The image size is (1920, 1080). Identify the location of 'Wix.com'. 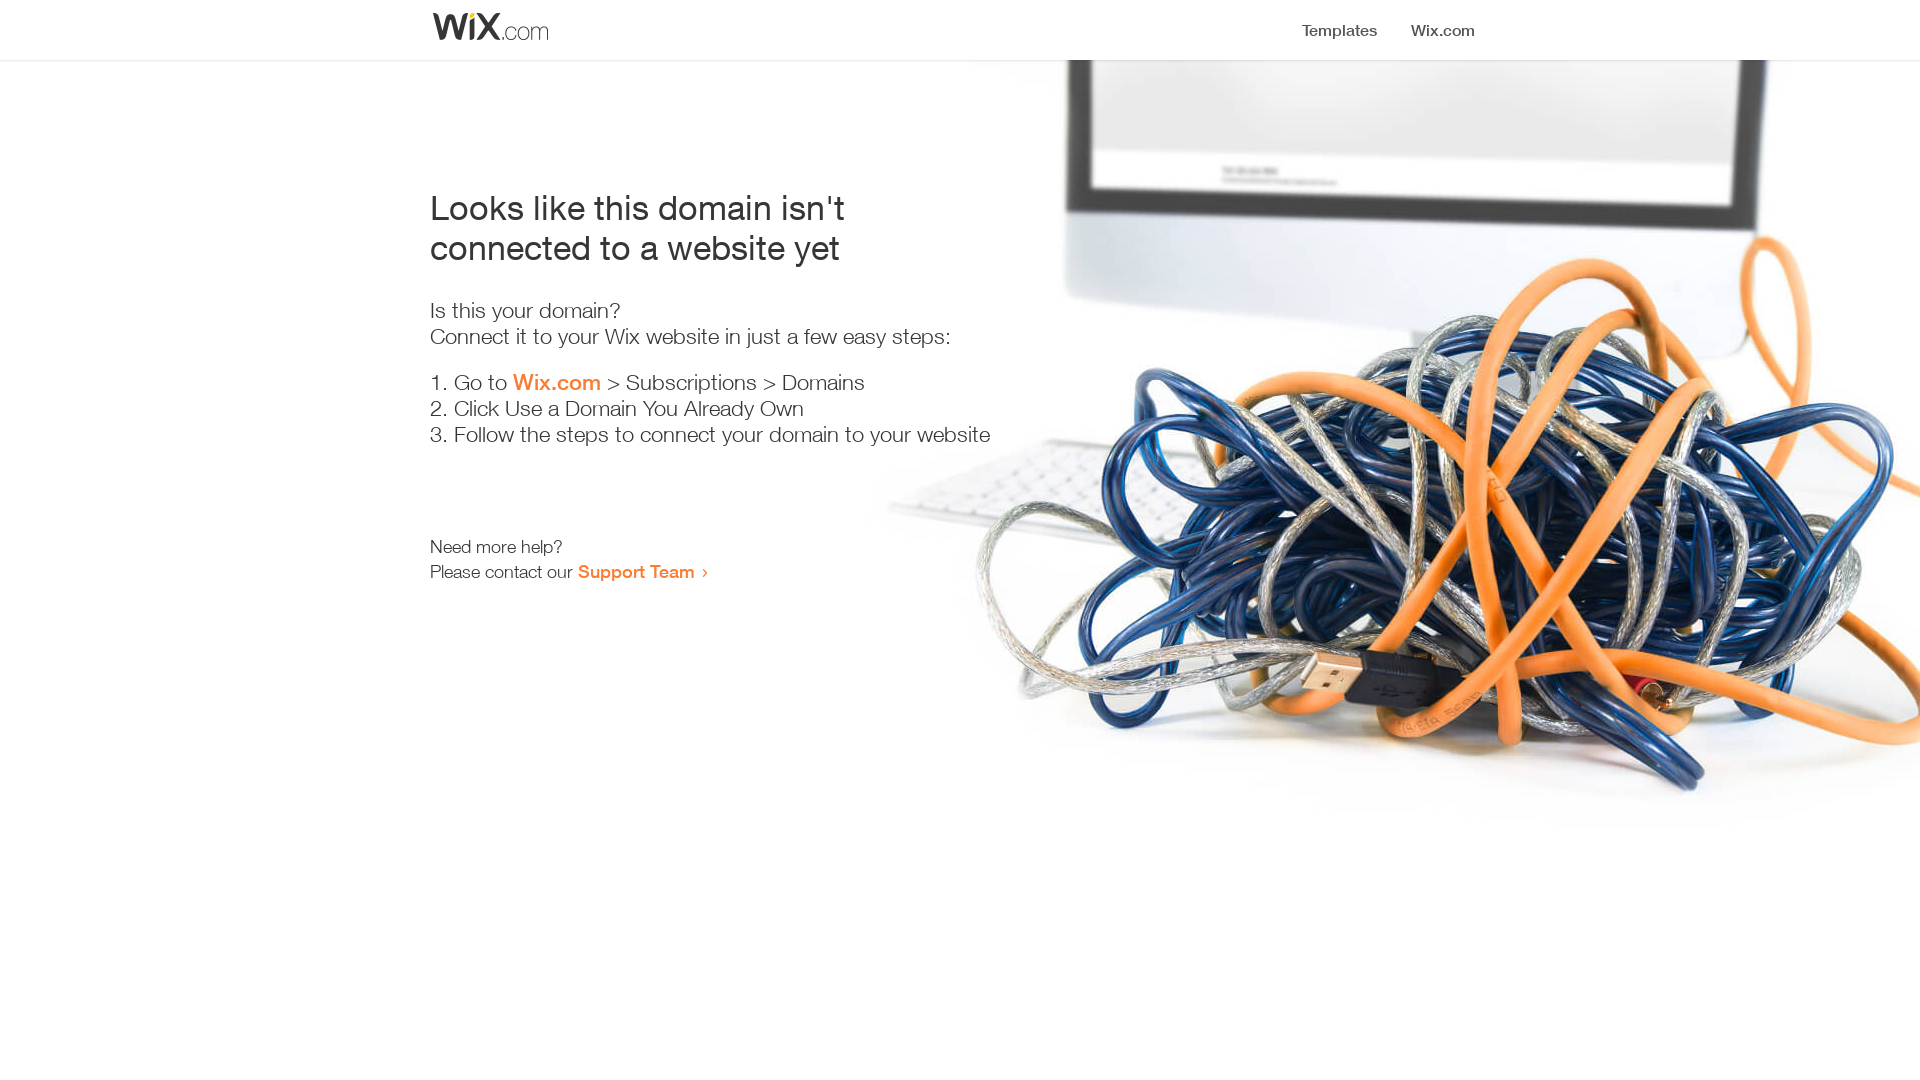
(513, 381).